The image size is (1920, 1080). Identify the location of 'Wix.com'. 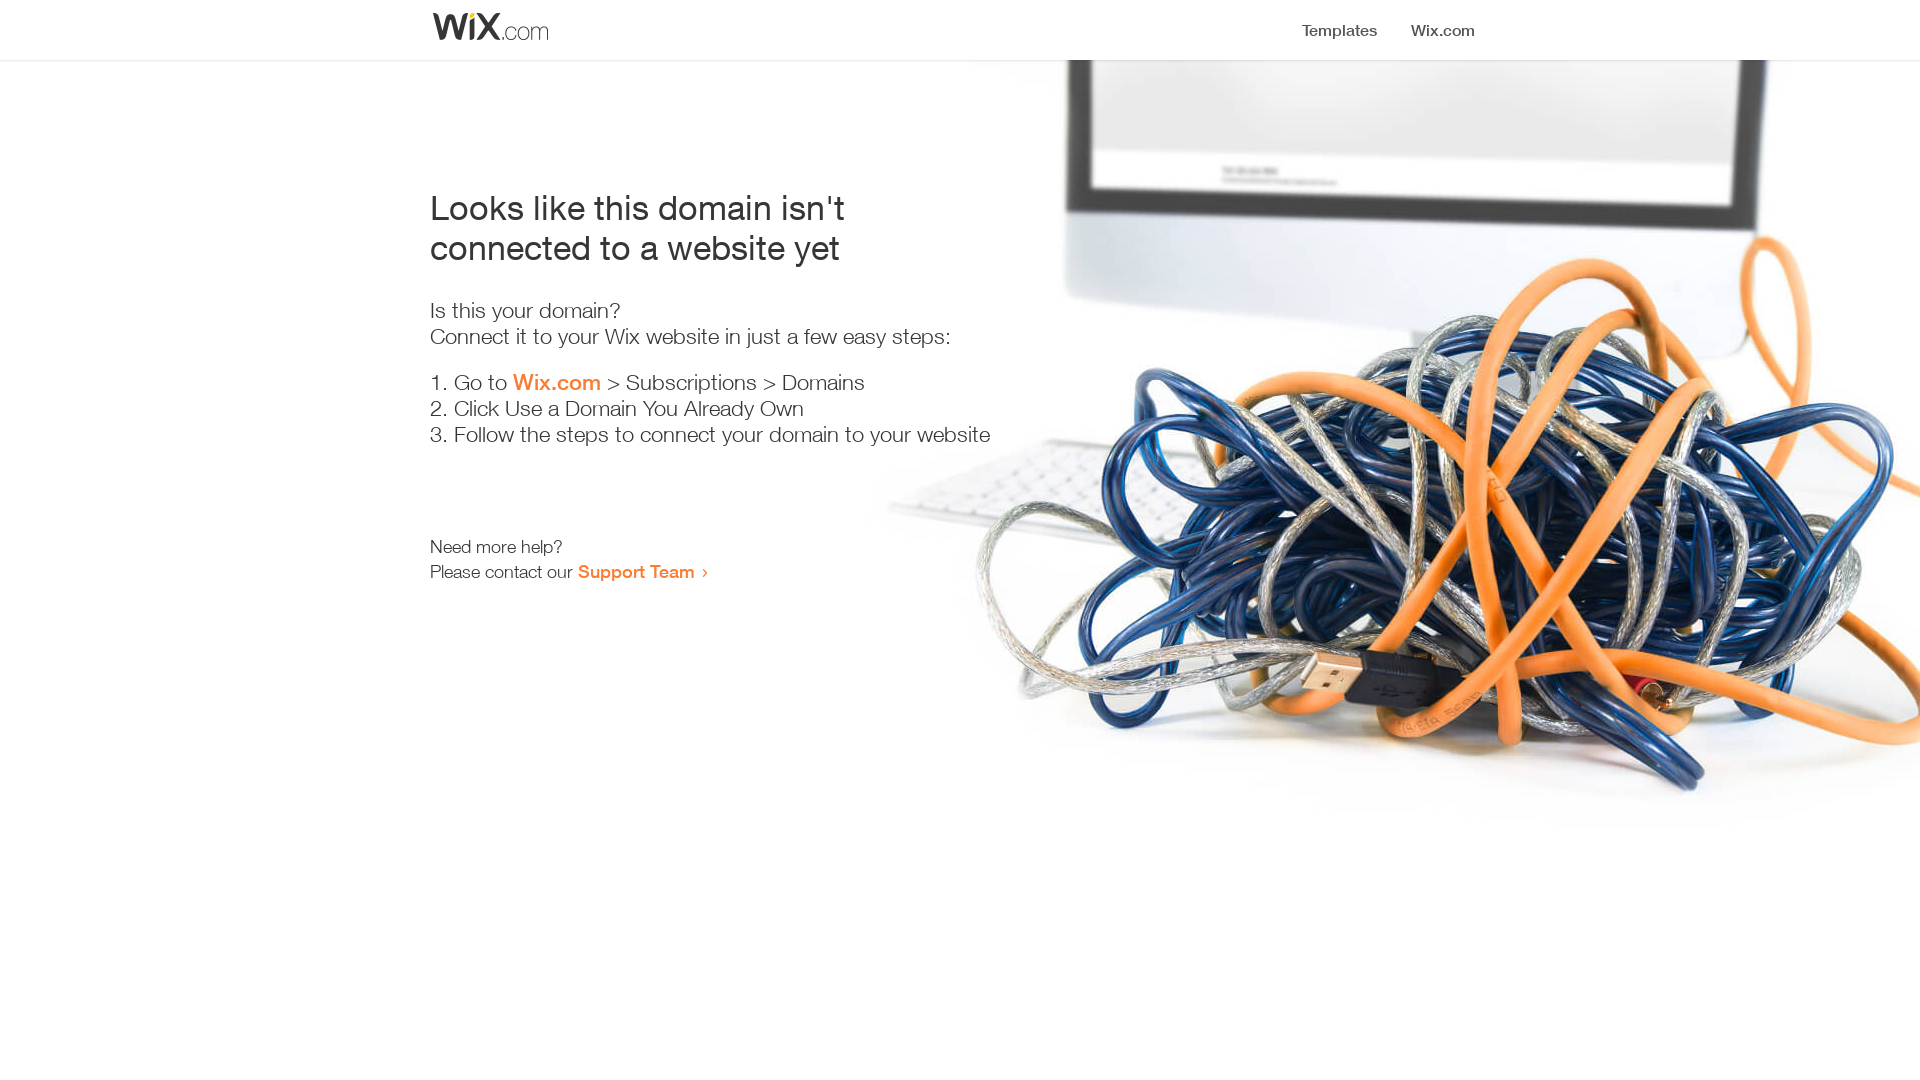
(513, 381).